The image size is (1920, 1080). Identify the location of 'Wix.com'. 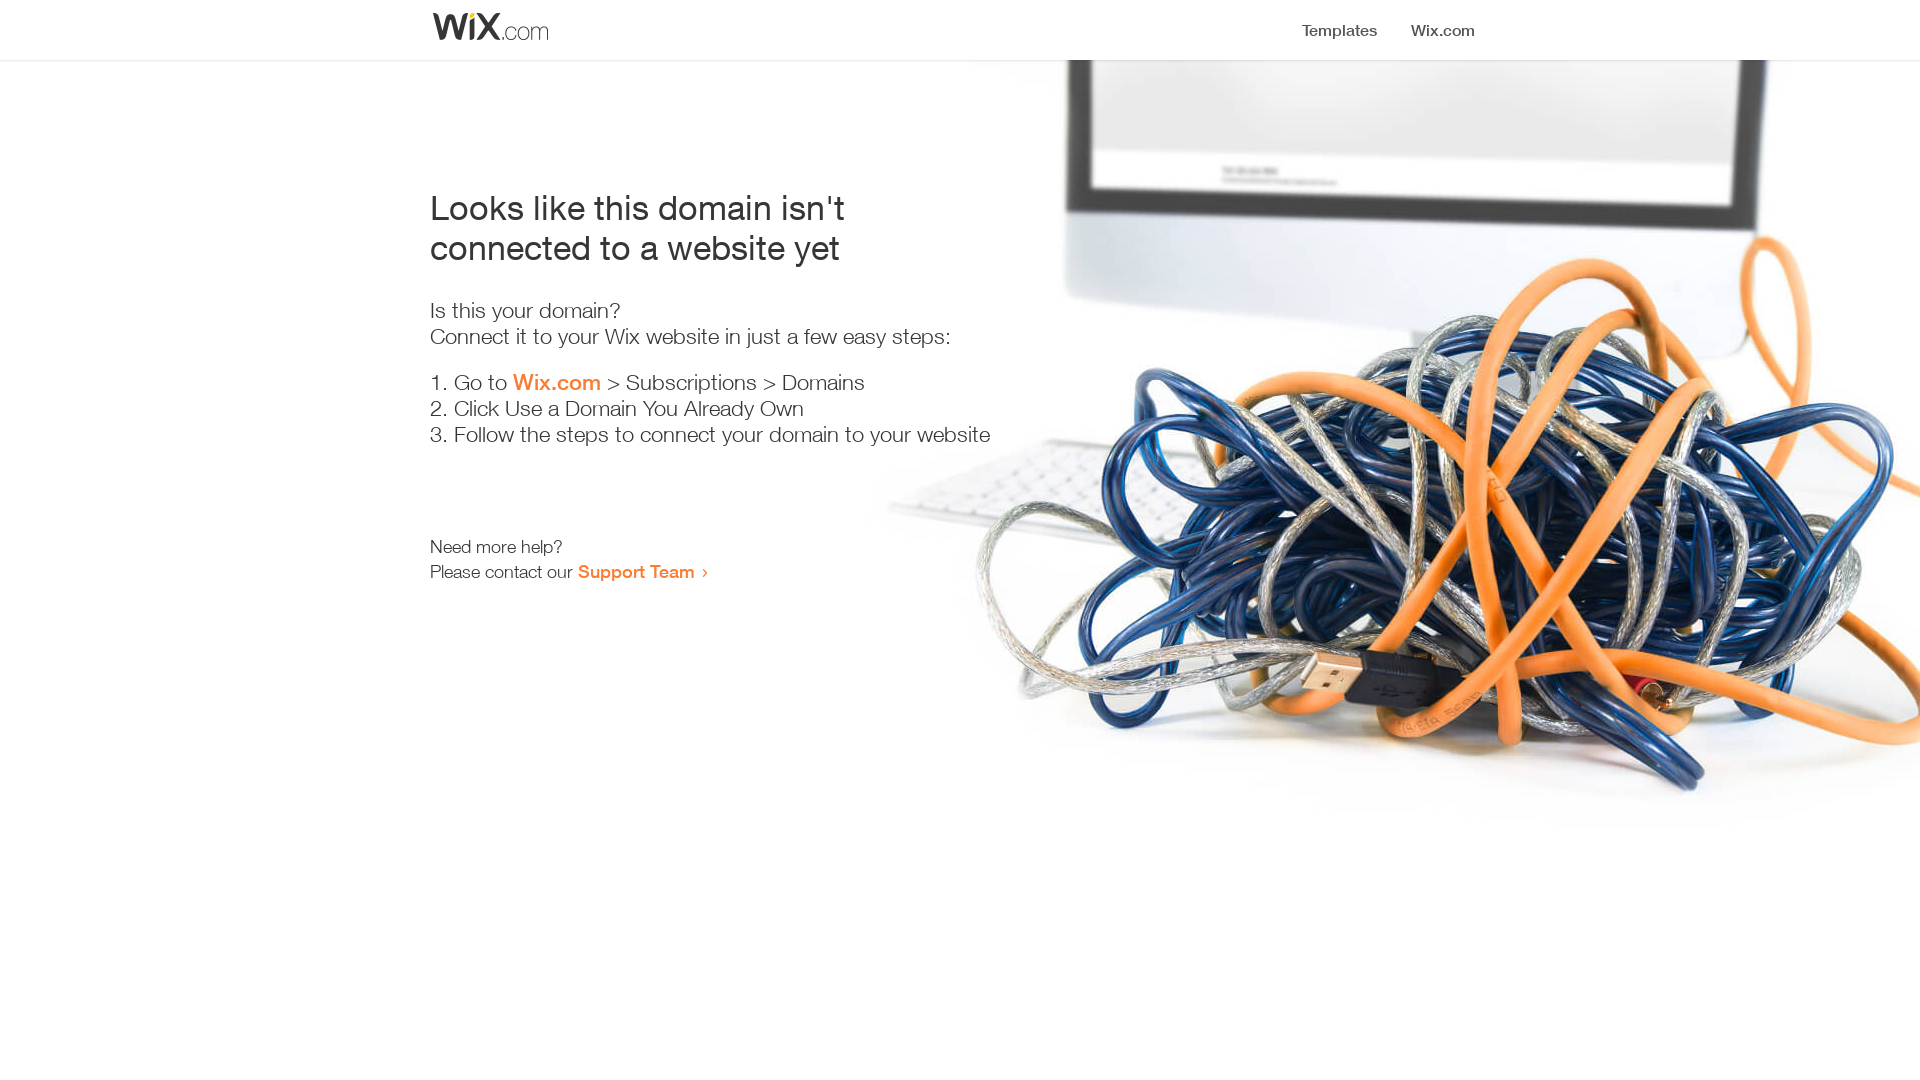
(513, 381).